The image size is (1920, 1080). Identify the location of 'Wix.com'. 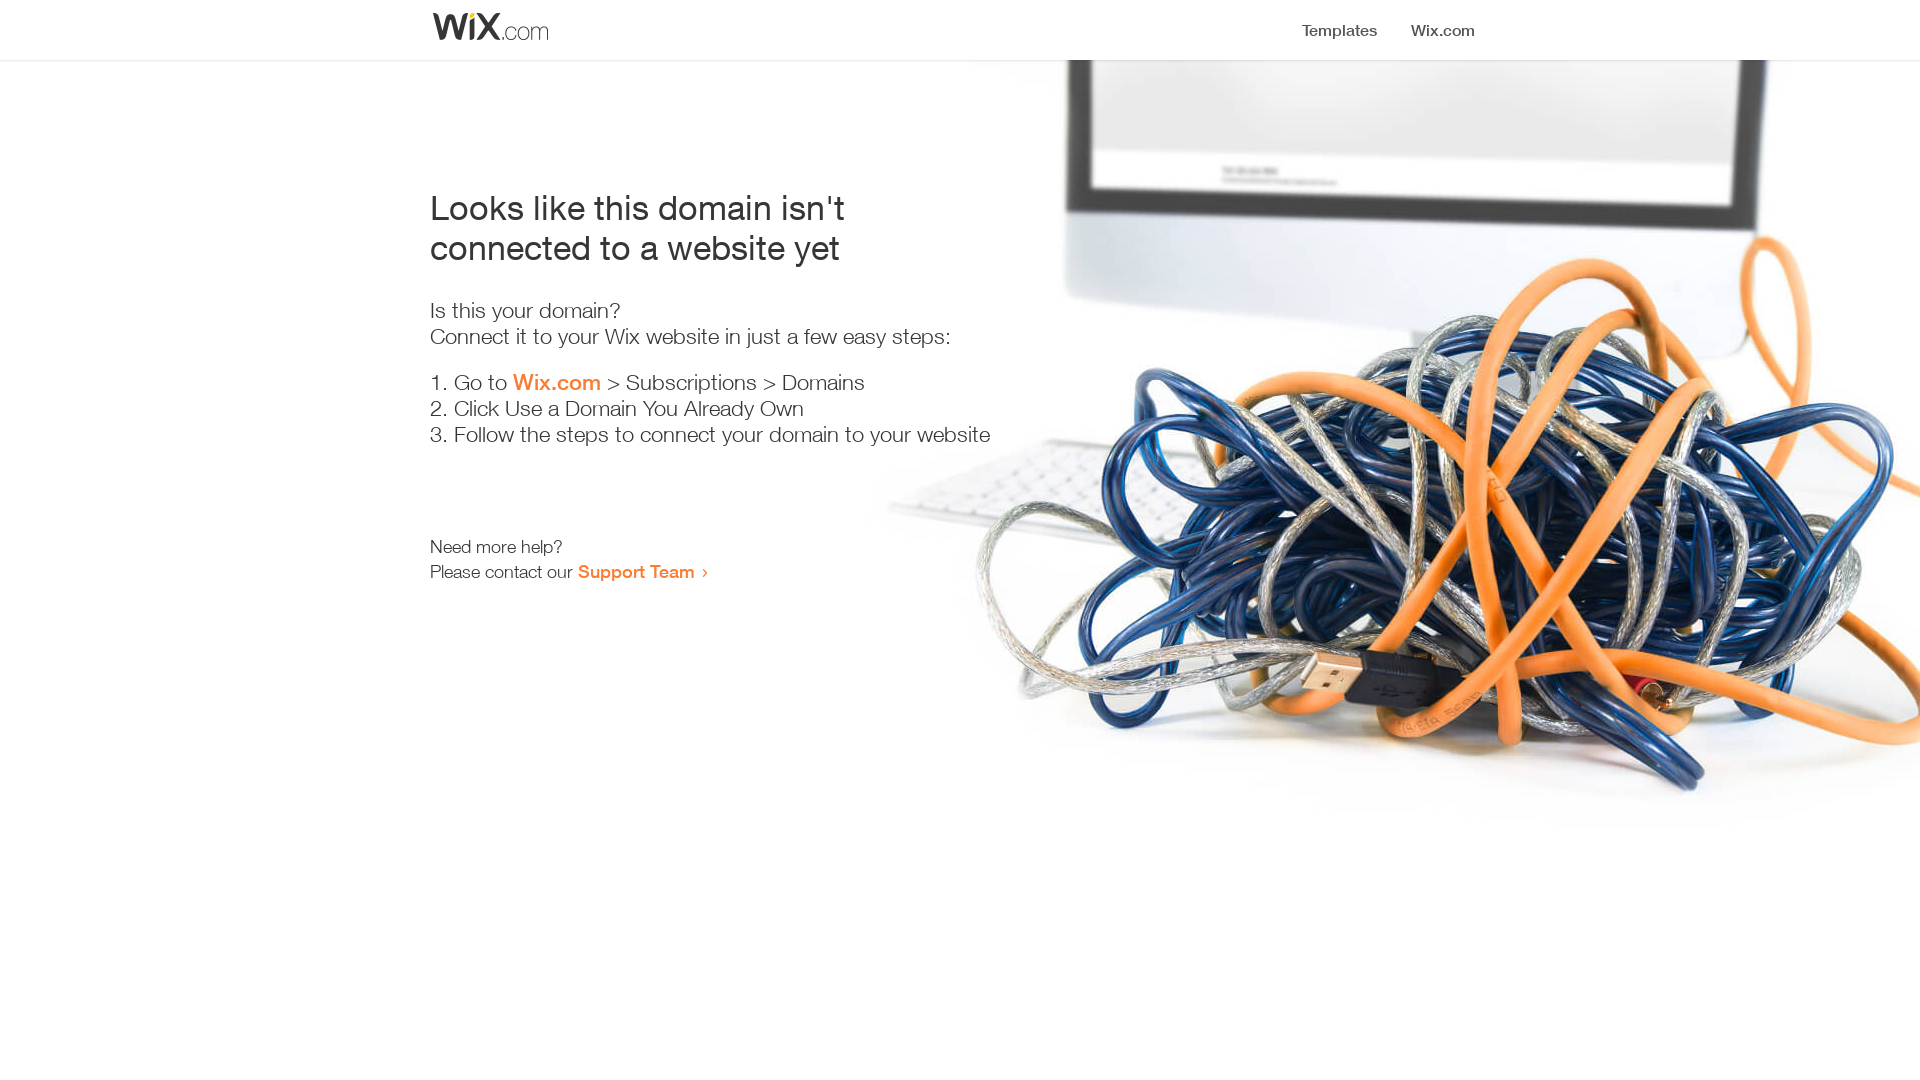
(513, 381).